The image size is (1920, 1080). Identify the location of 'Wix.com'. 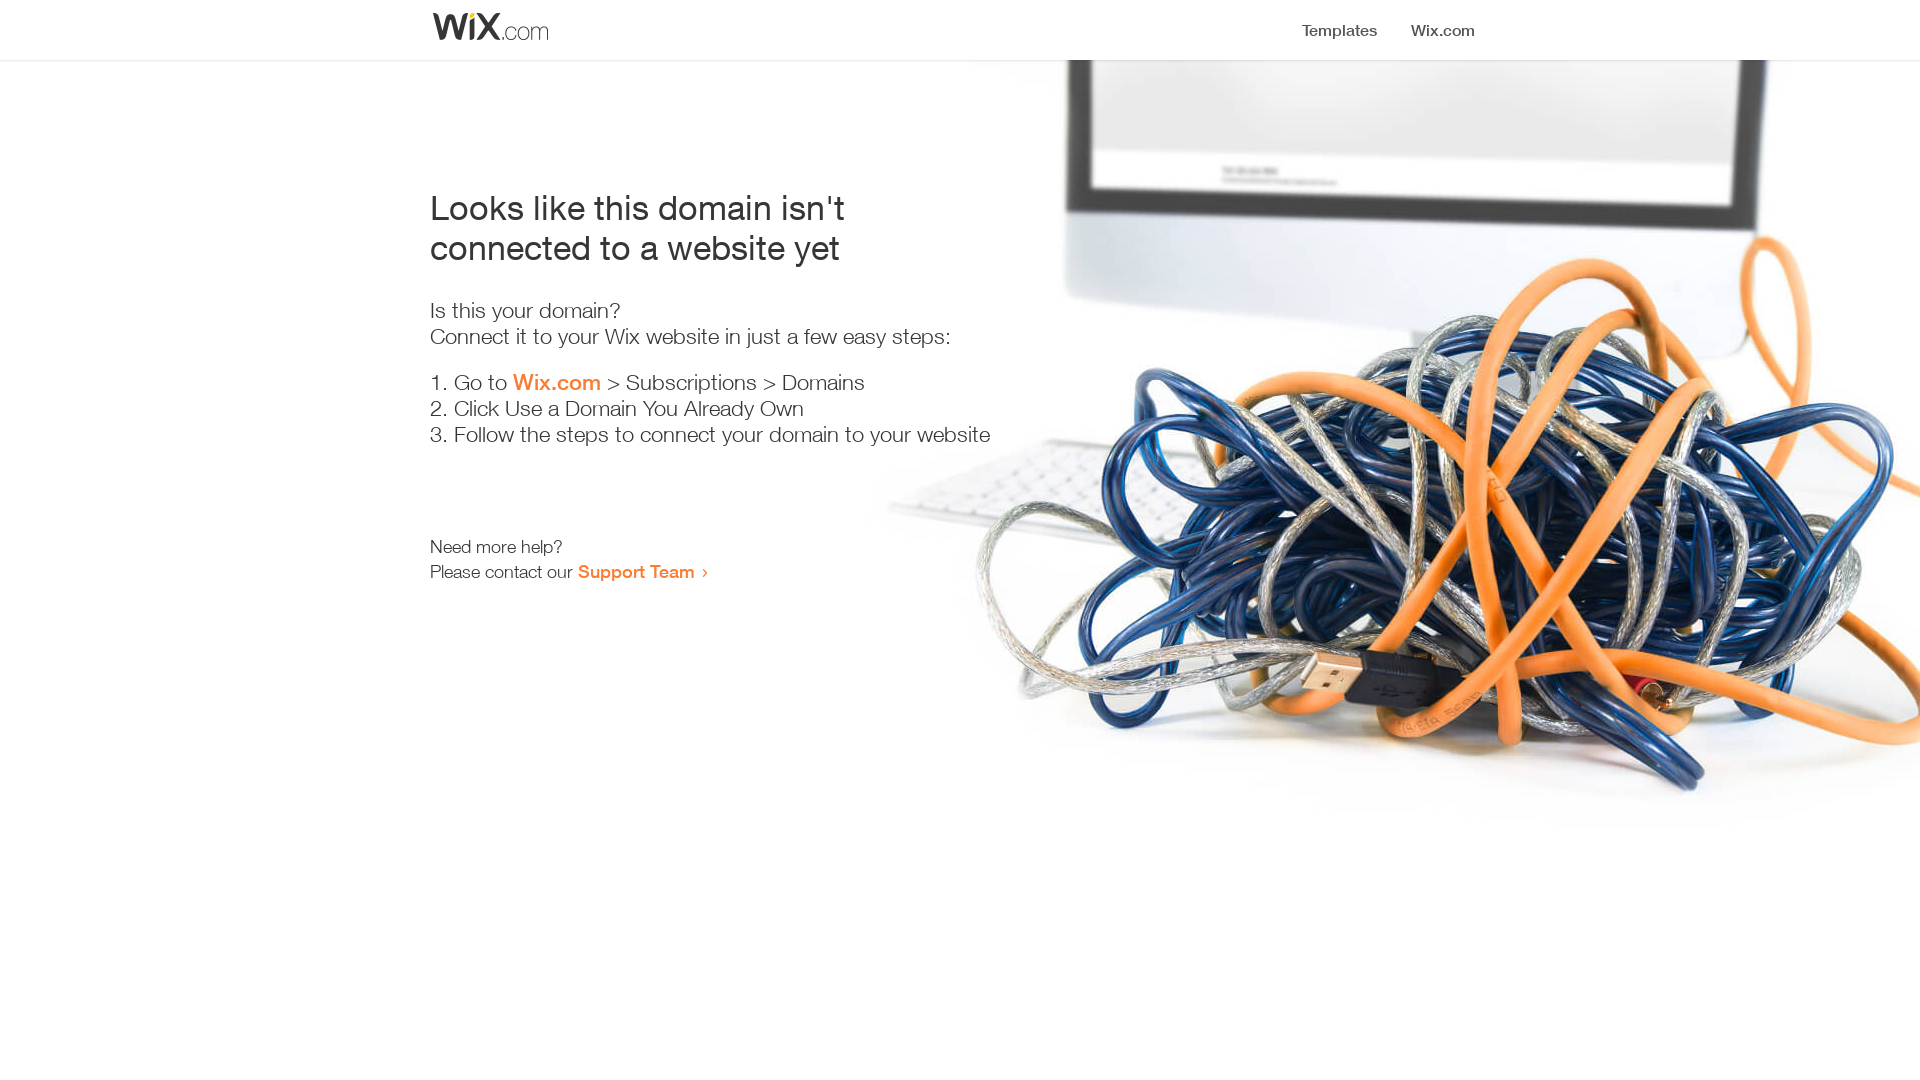
(513, 381).